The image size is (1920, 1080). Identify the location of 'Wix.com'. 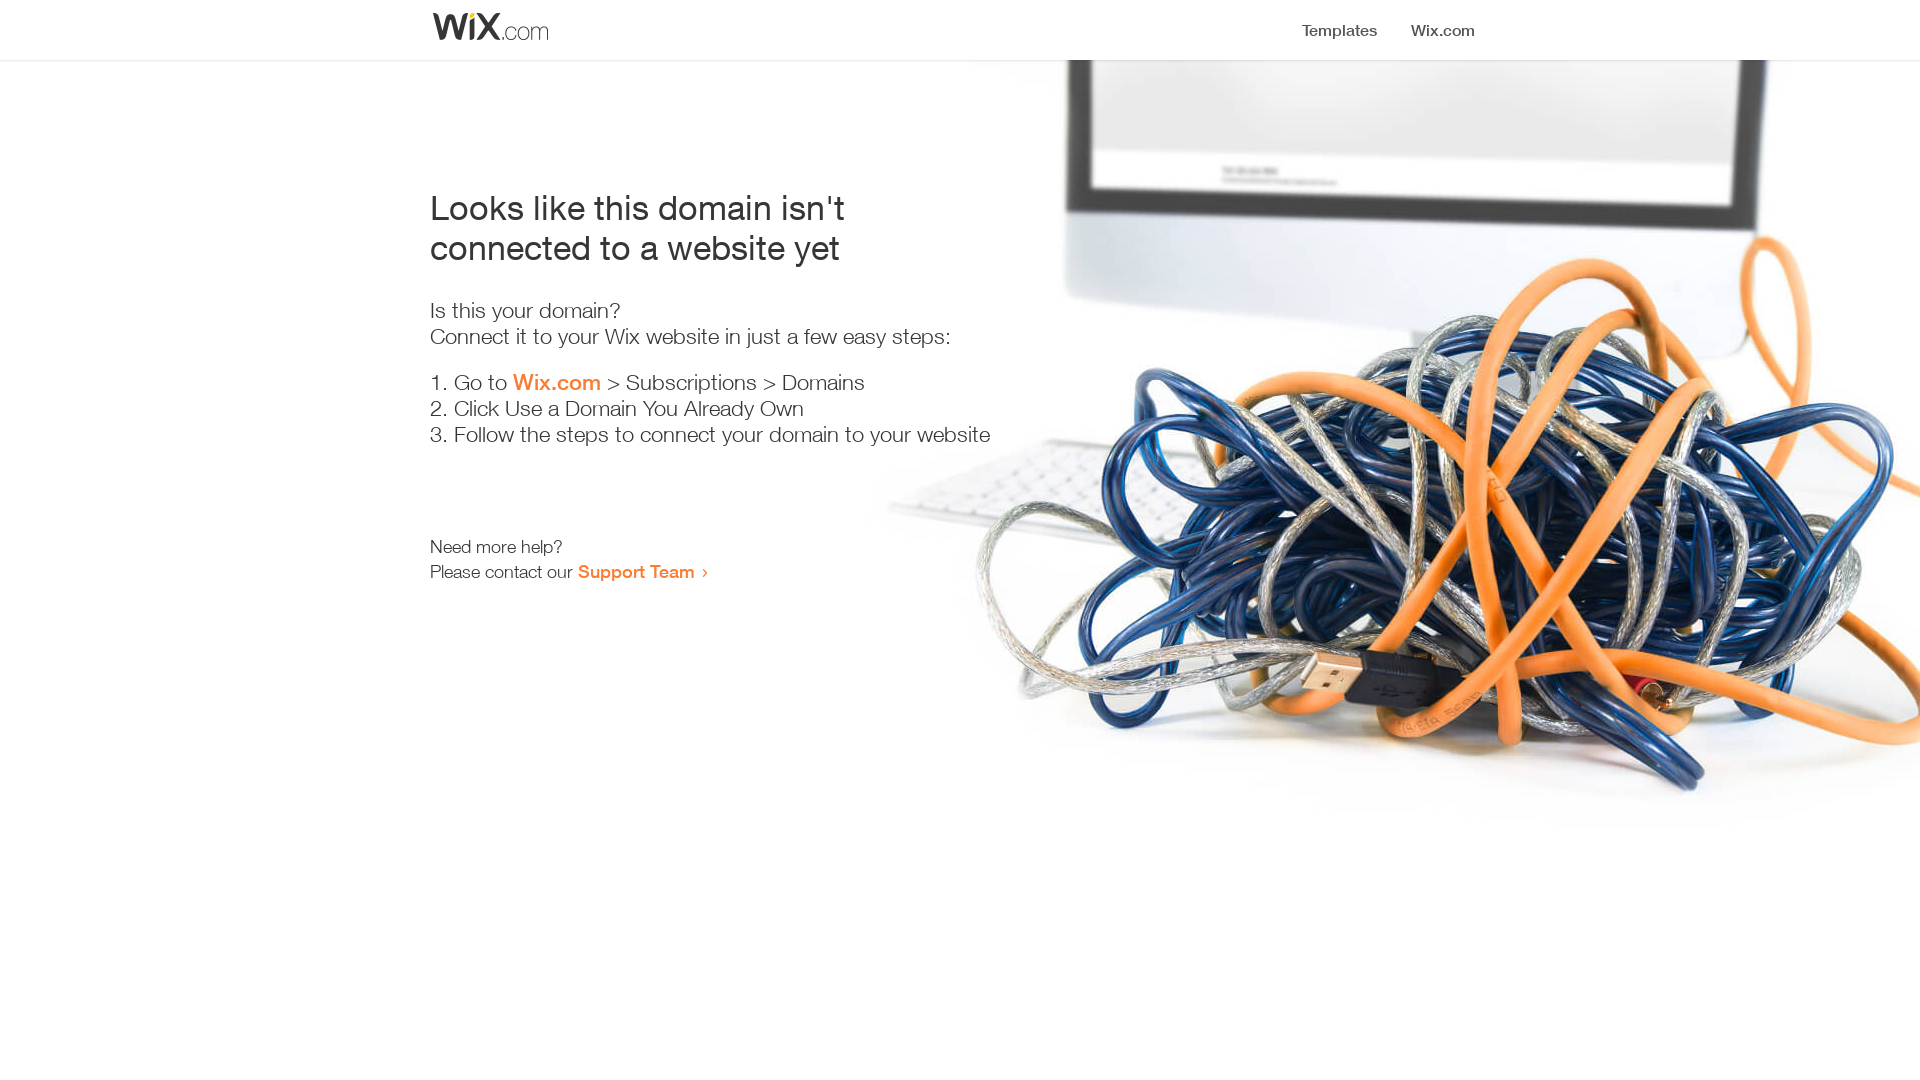
(513, 381).